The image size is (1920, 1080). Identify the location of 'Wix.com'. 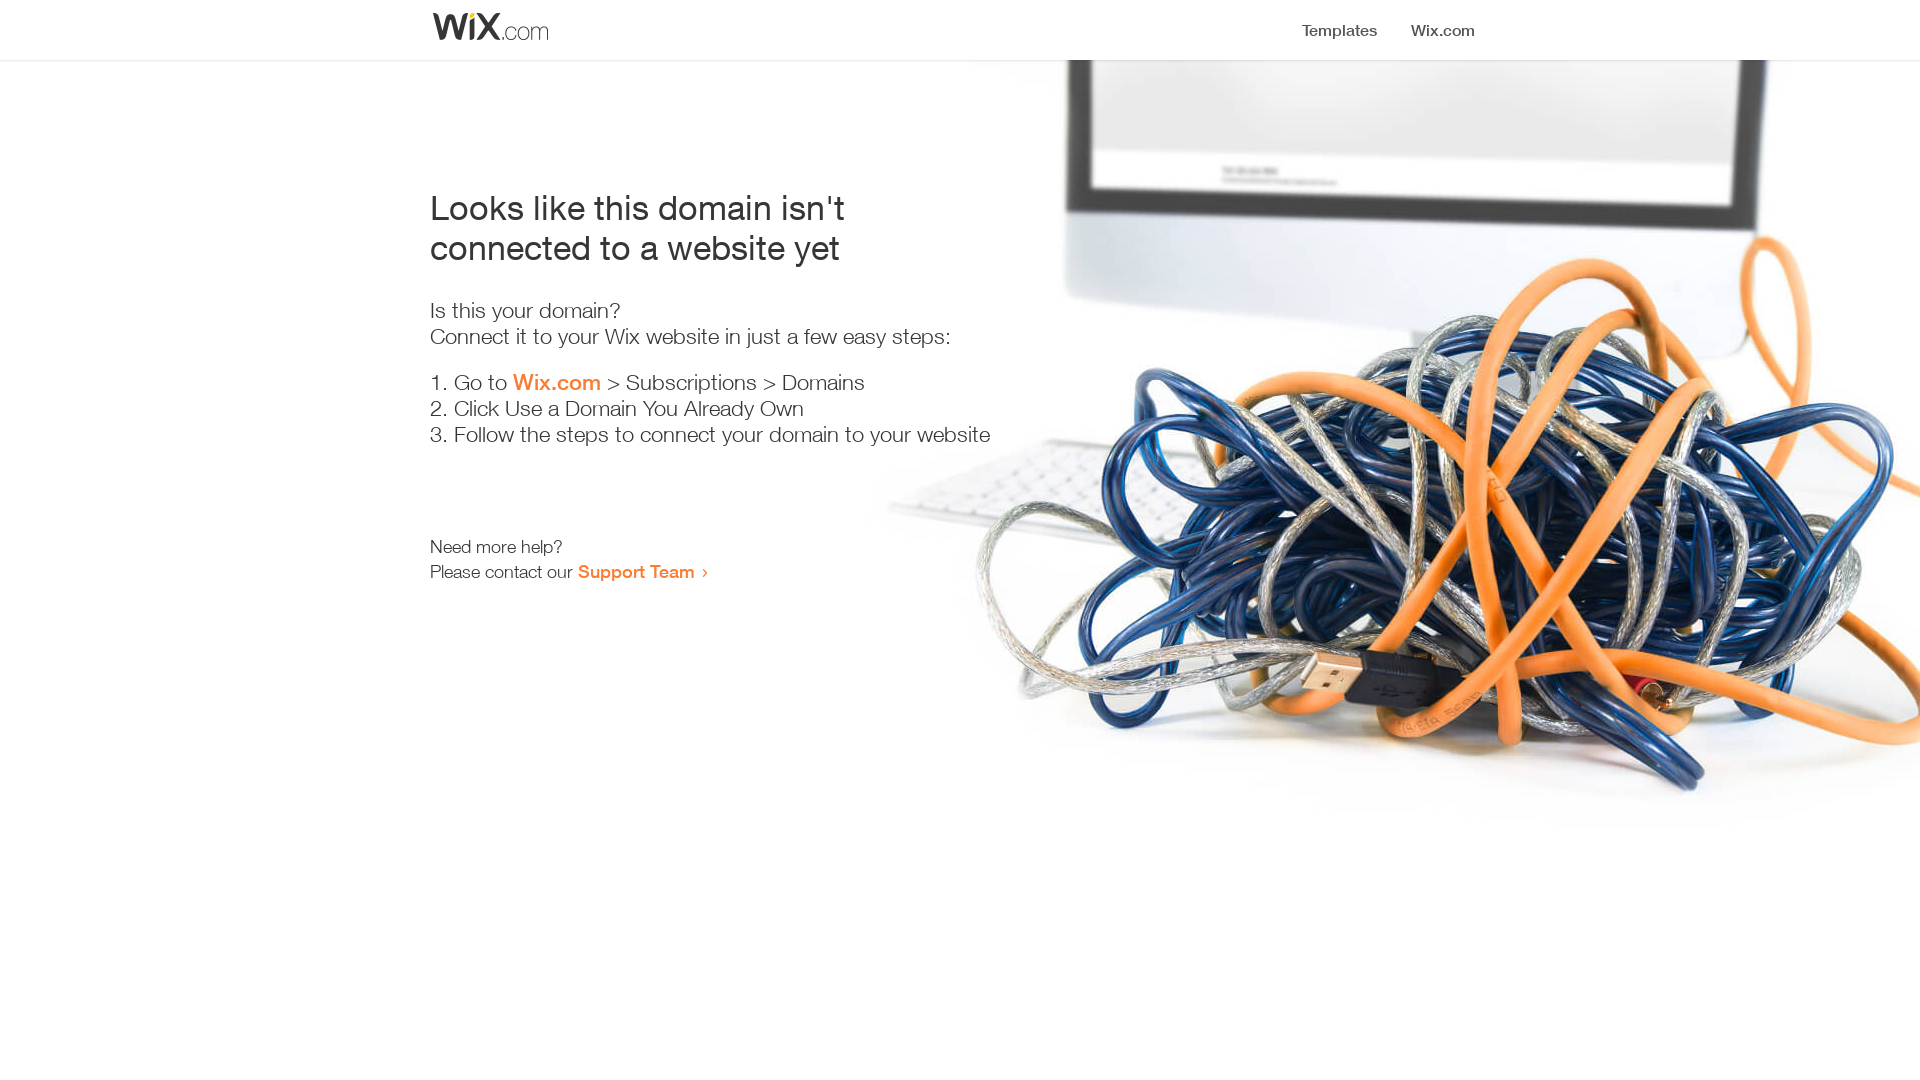
(513, 381).